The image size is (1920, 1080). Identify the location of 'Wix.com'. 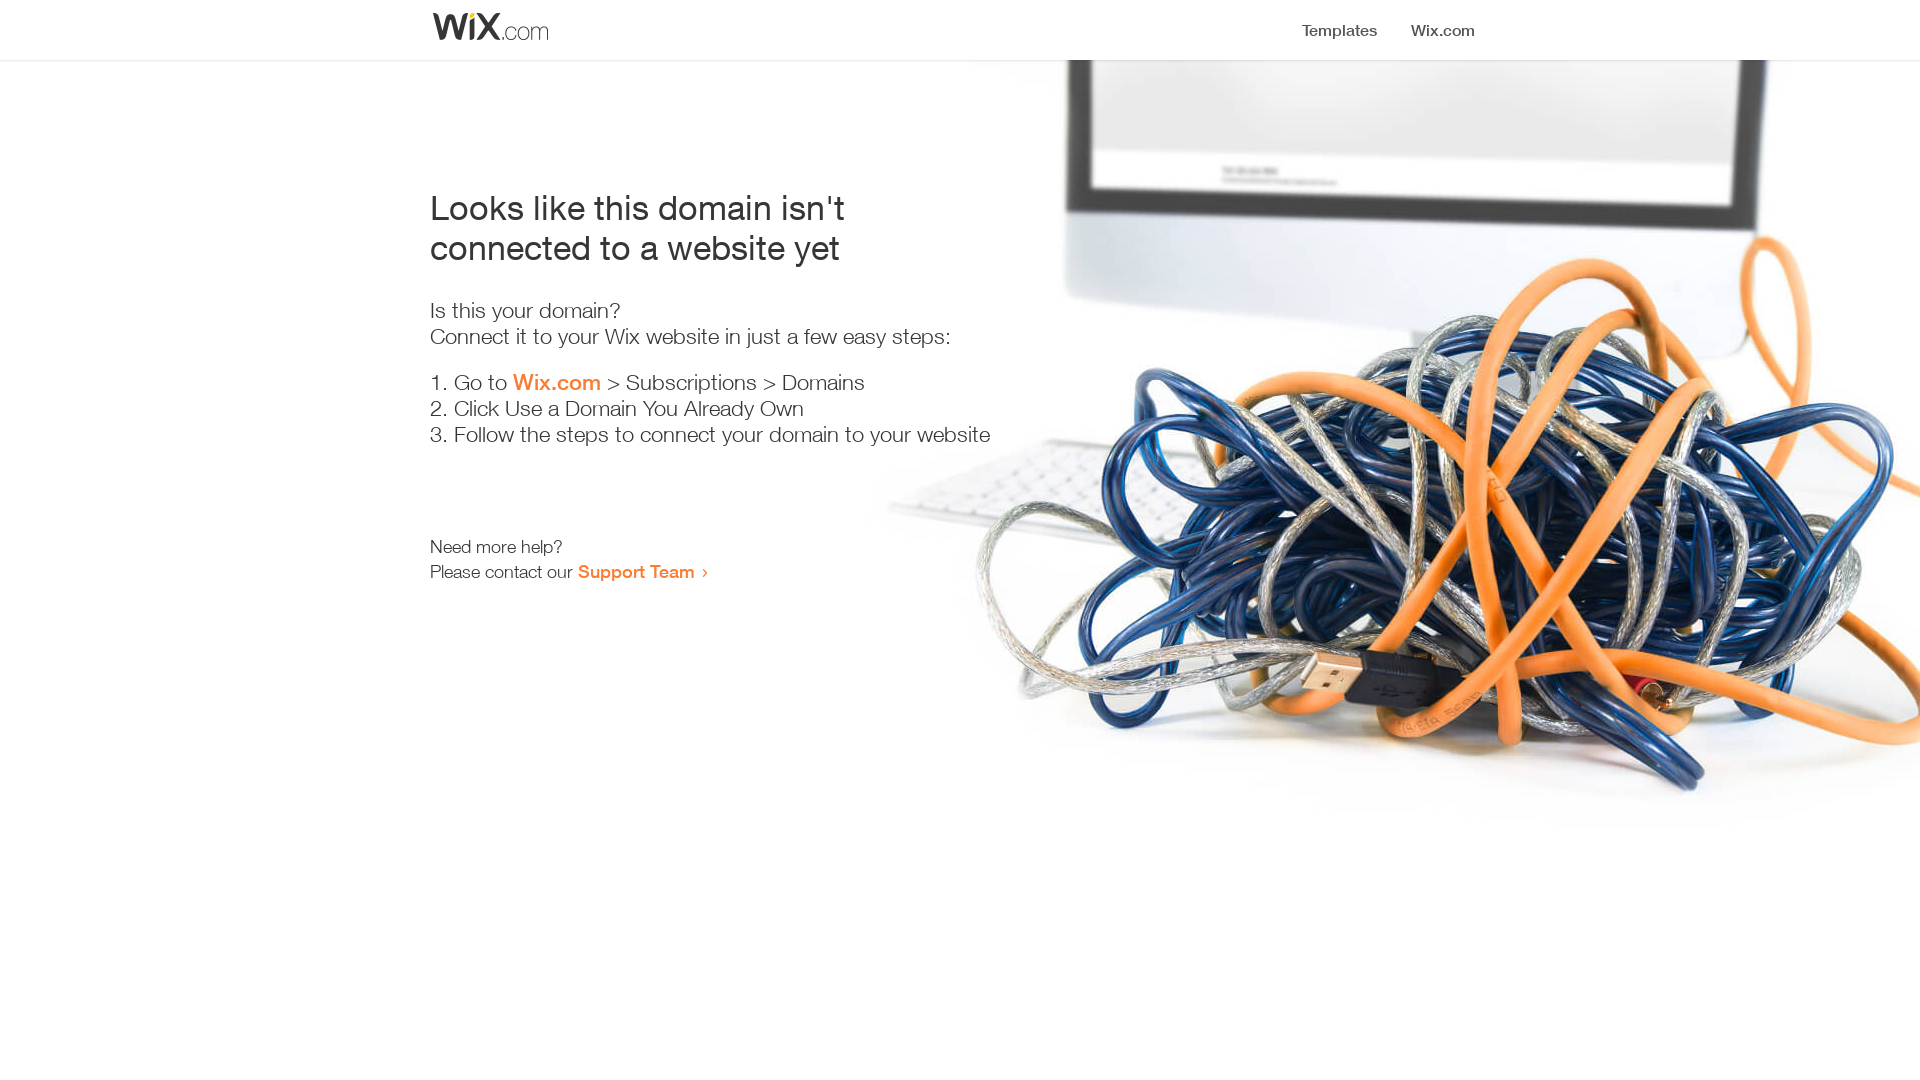
(513, 381).